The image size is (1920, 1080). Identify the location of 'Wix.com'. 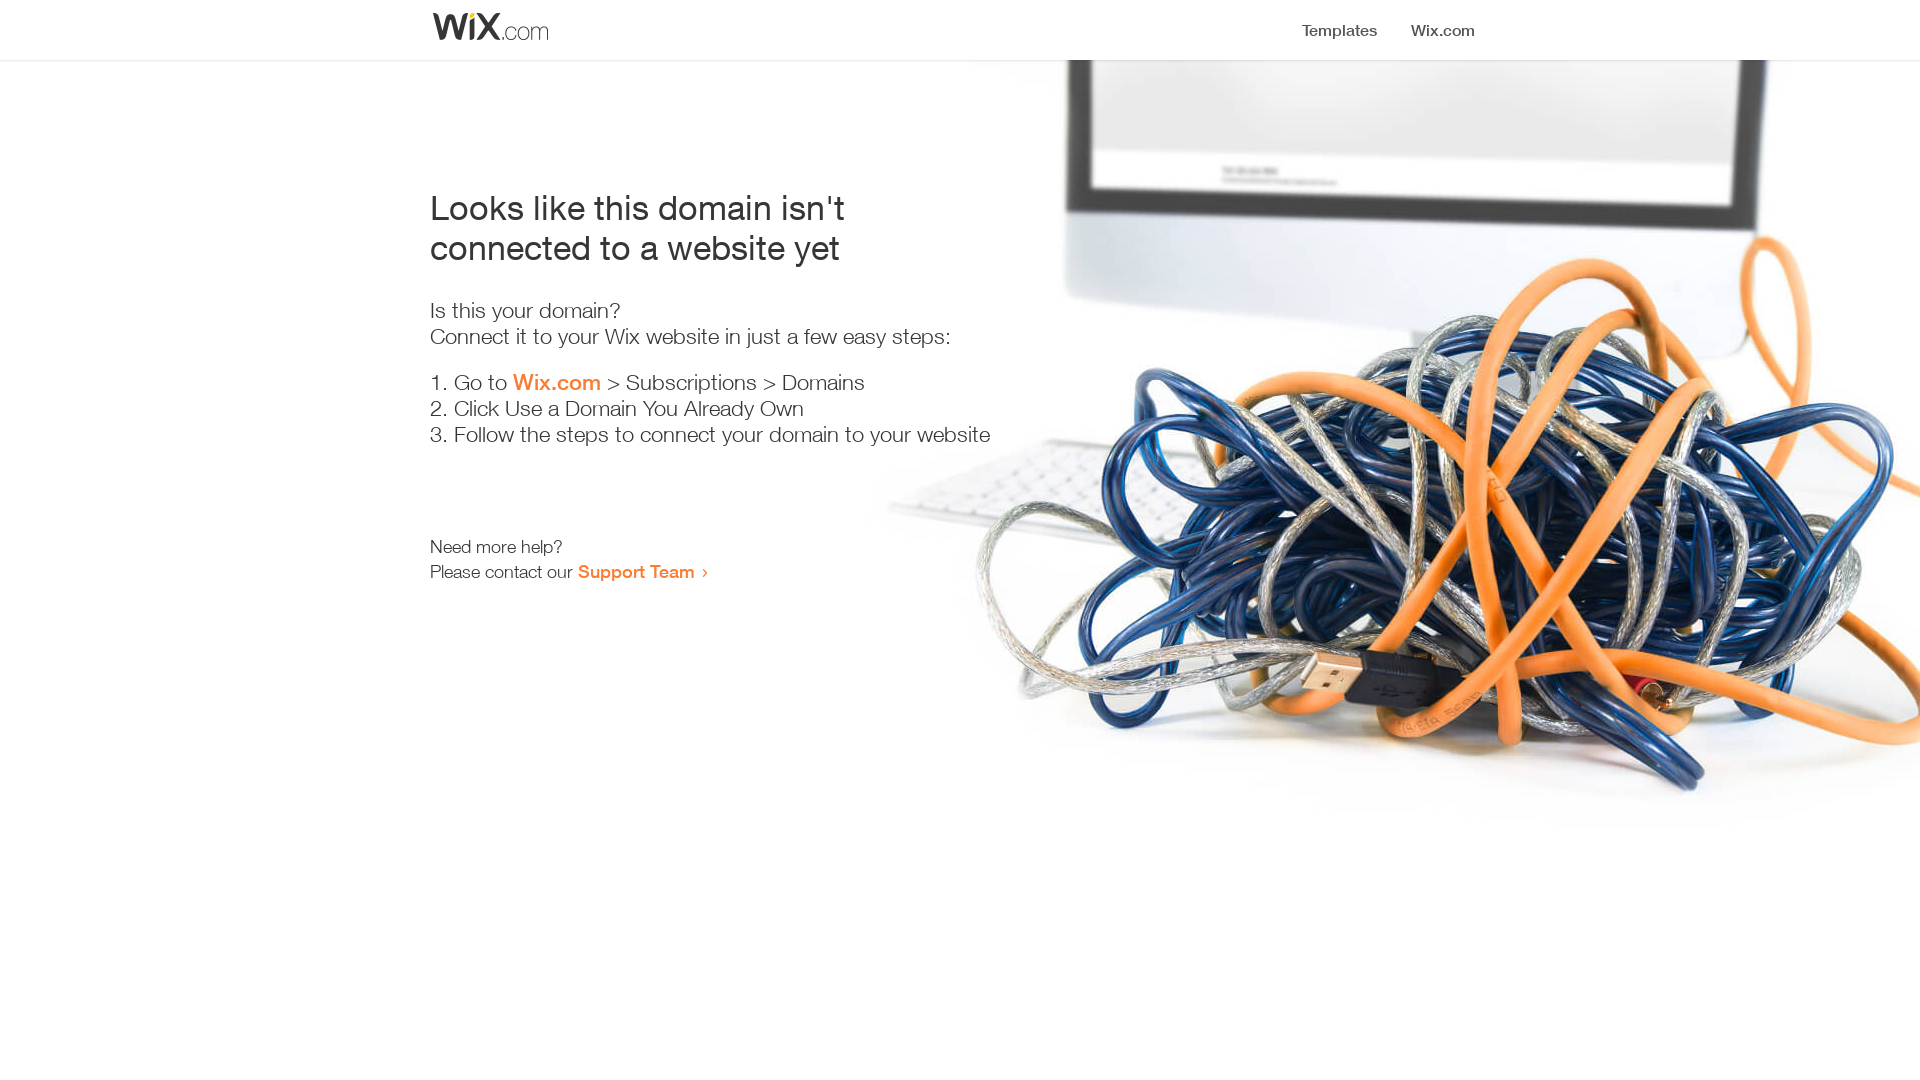
(513, 381).